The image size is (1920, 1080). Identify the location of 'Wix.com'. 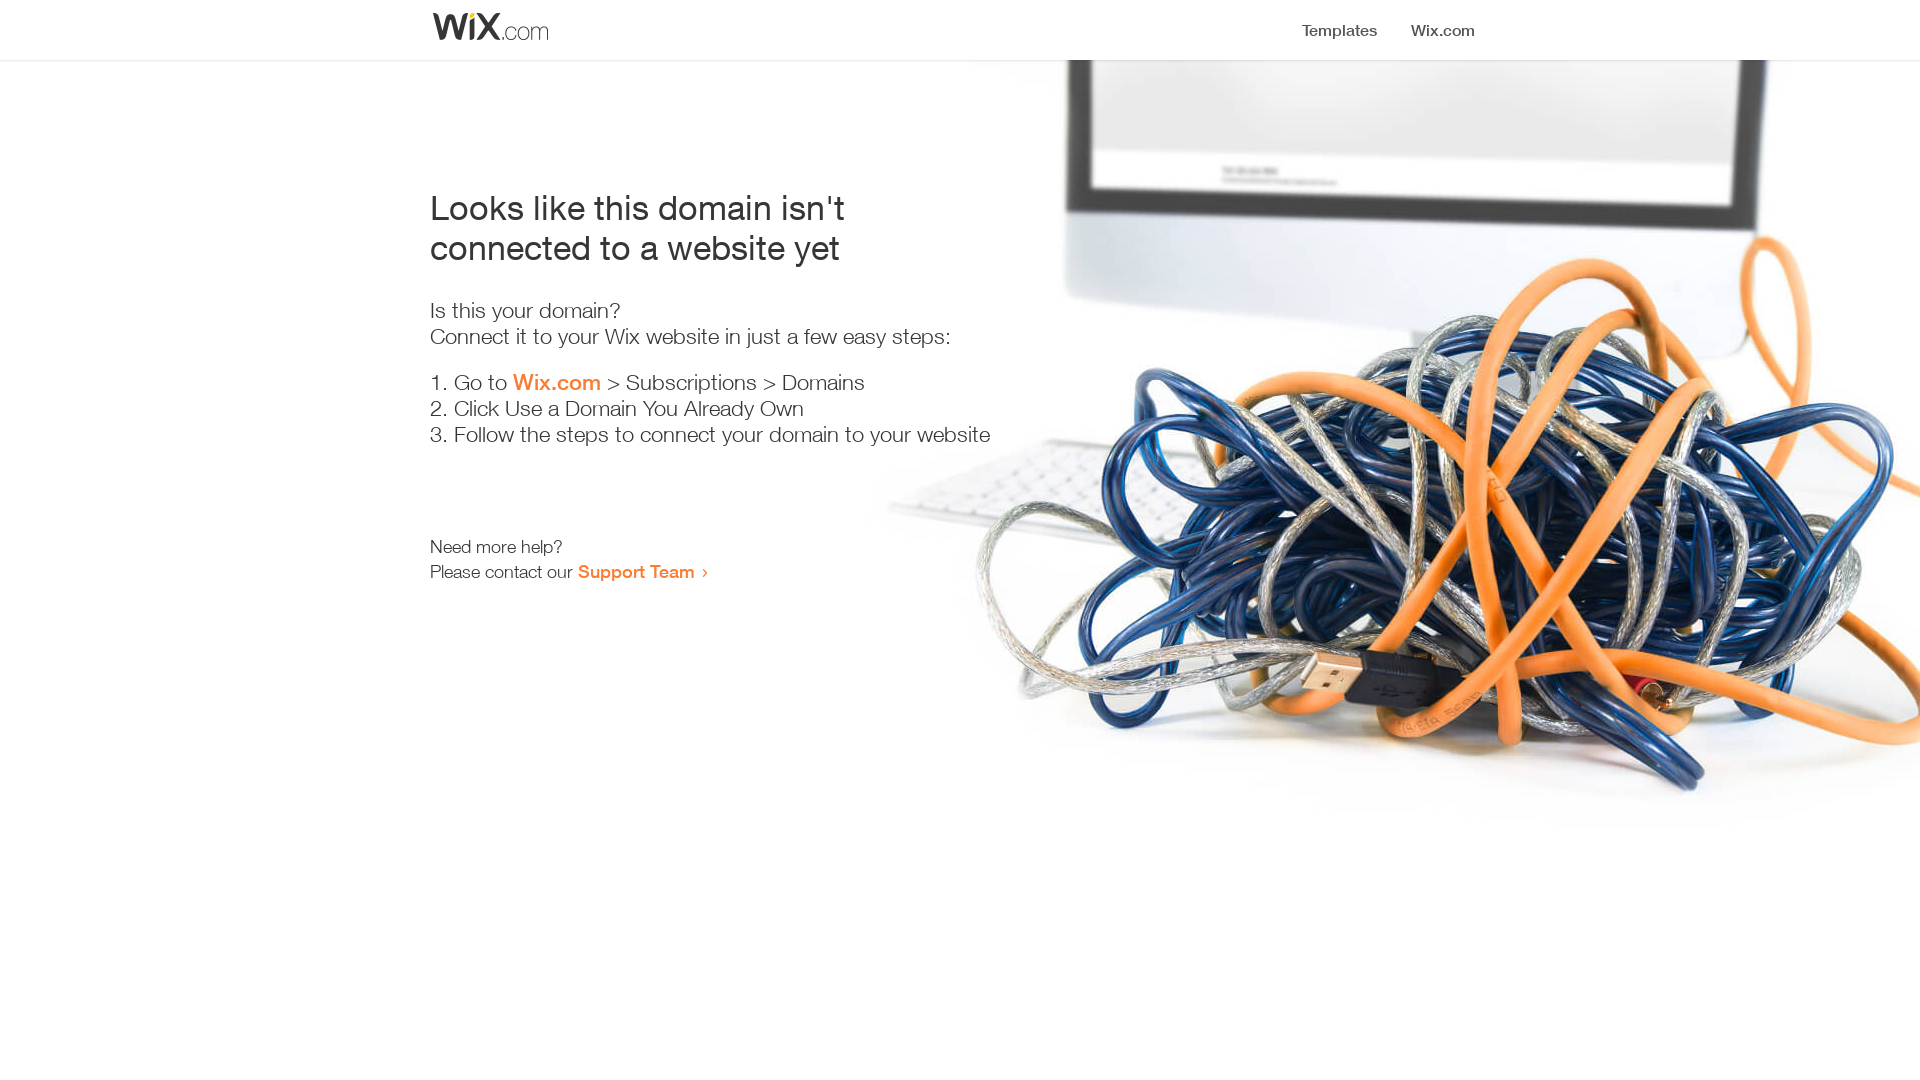
(513, 381).